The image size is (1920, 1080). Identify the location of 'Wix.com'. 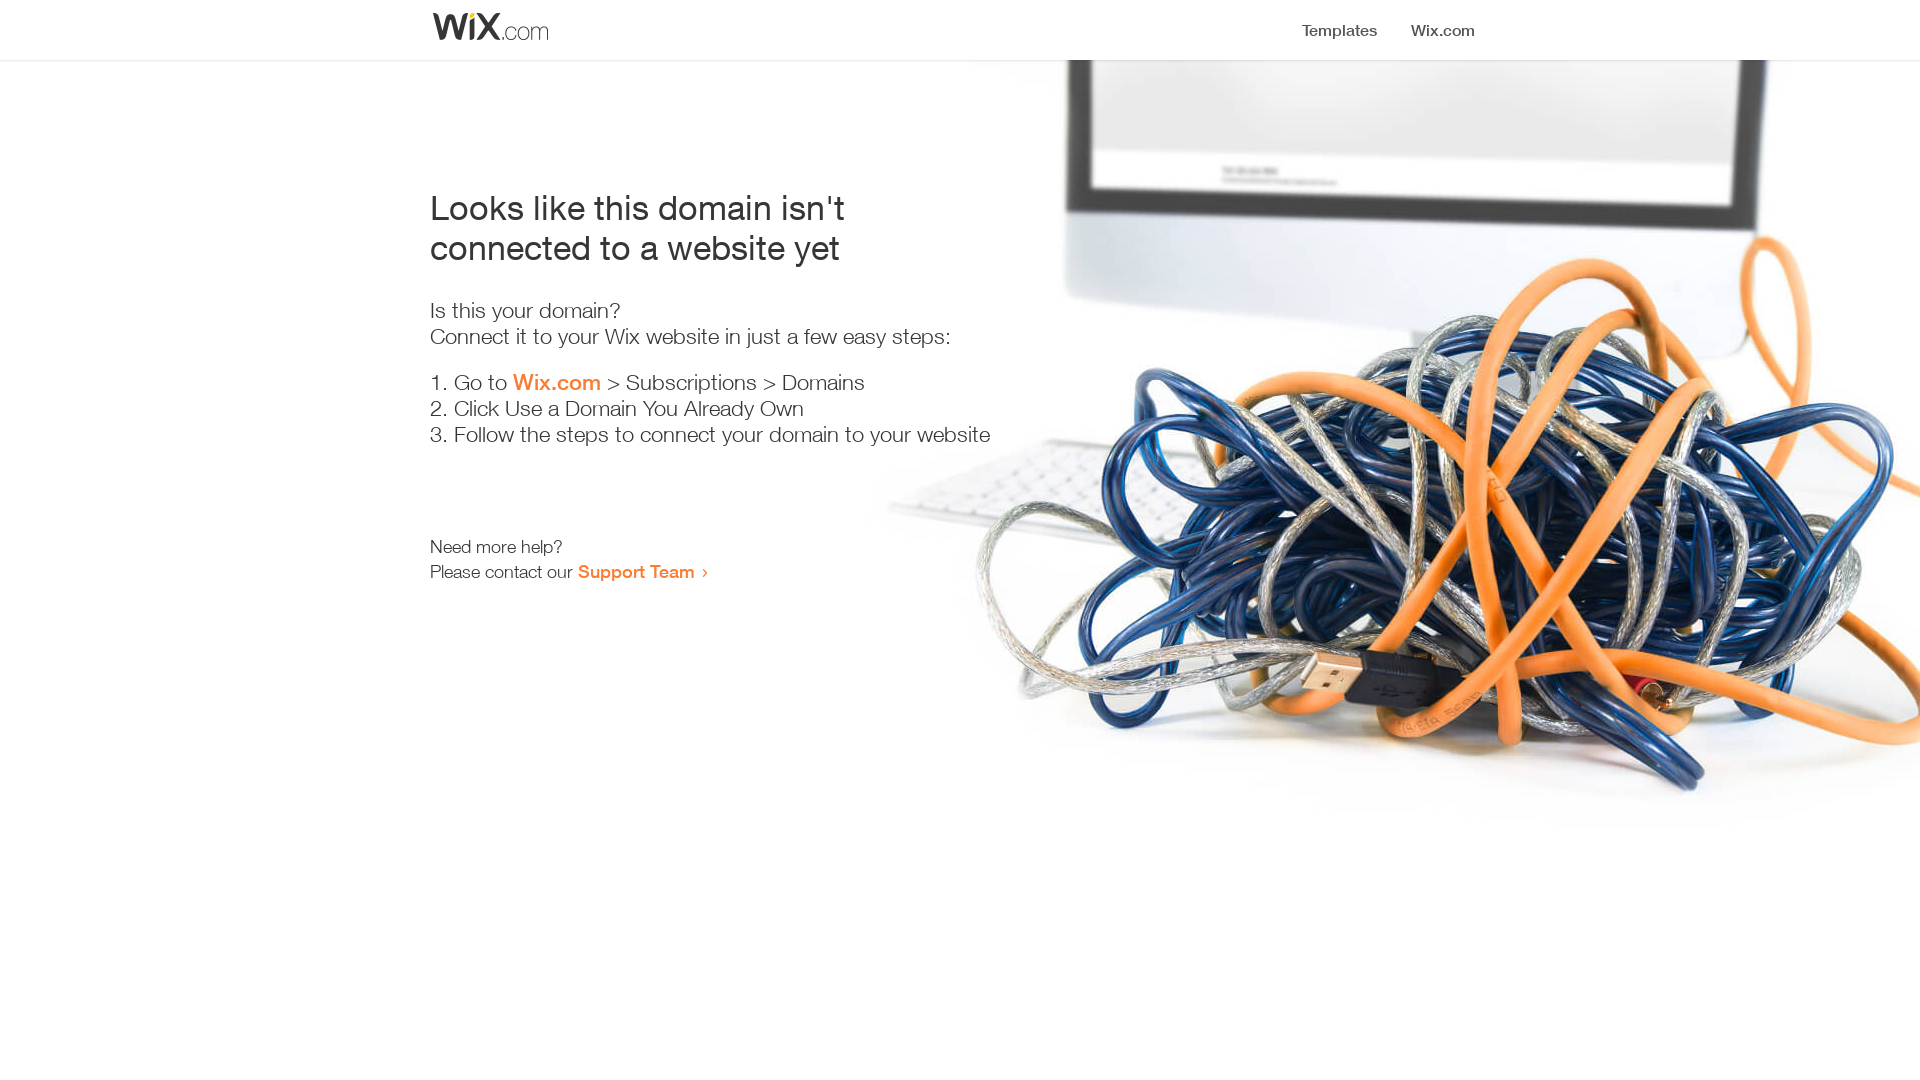
(513, 381).